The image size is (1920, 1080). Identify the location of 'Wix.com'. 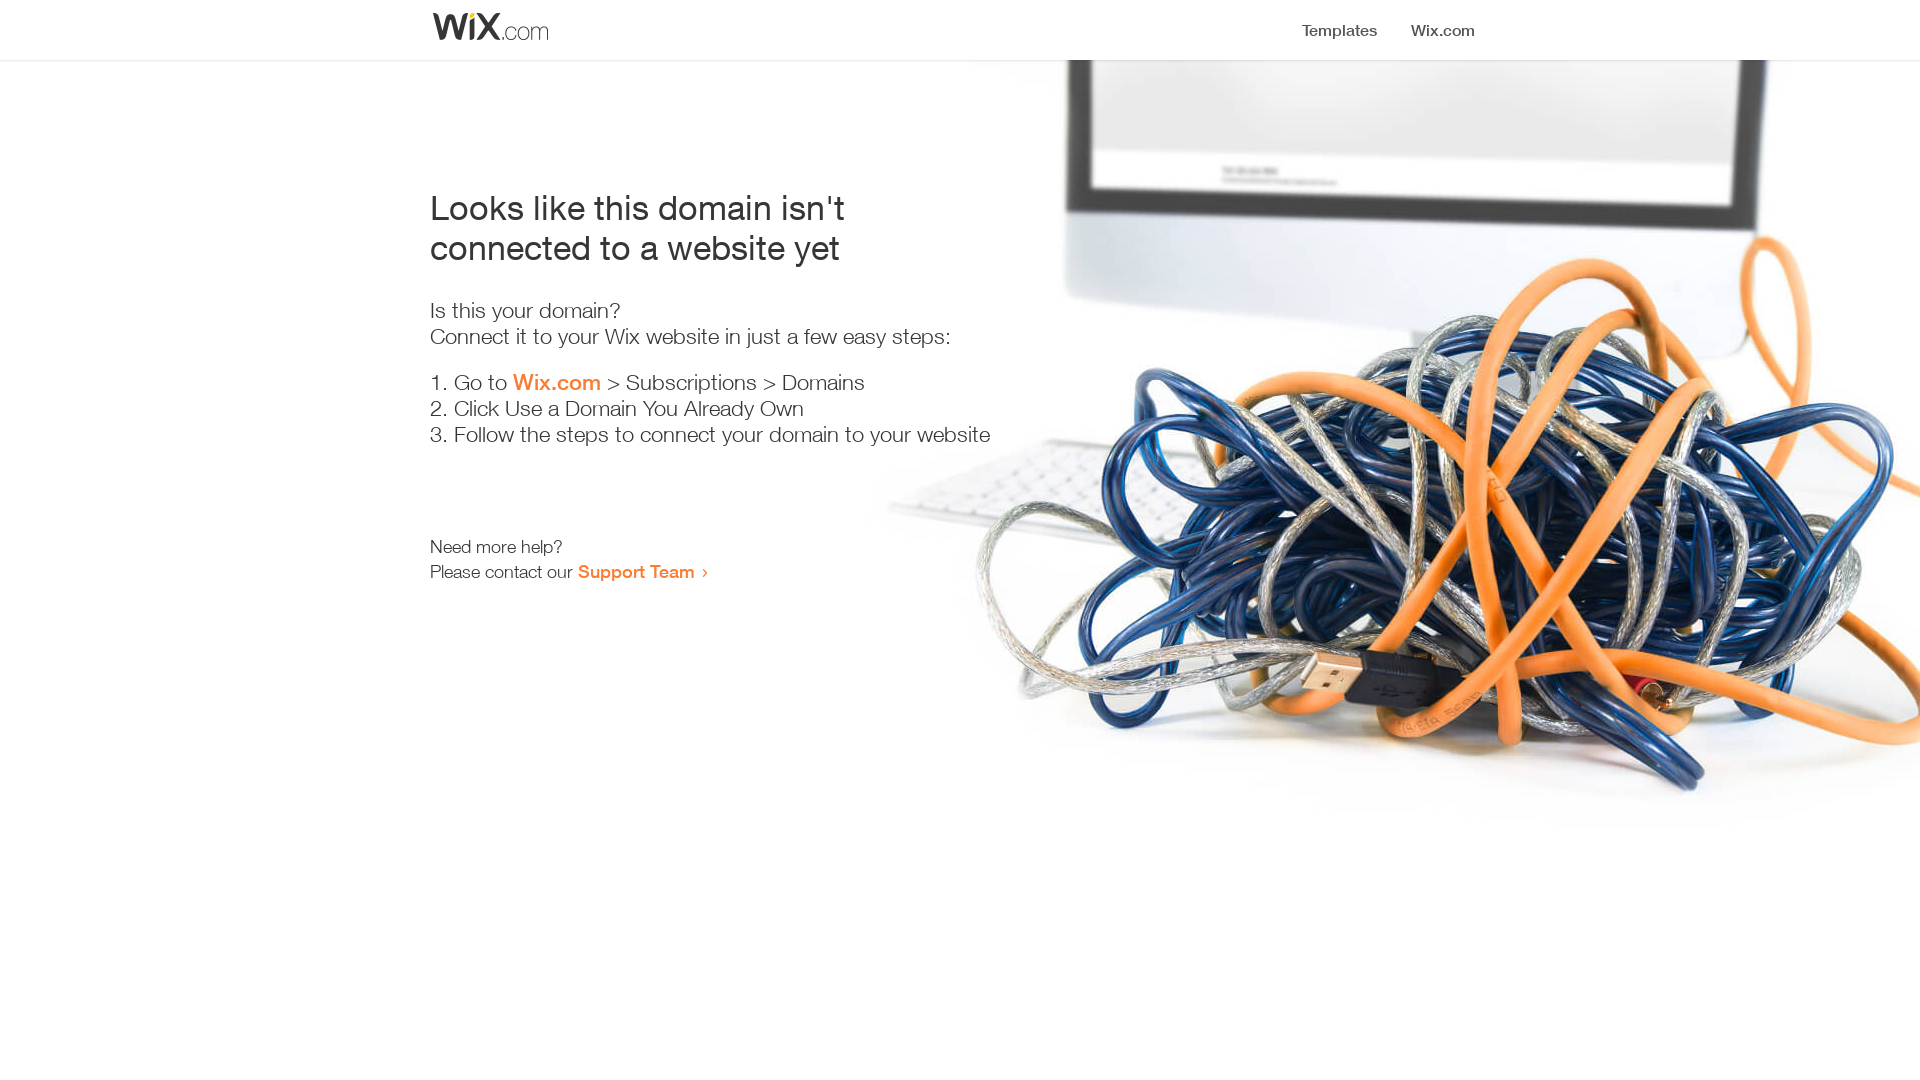
(513, 381).